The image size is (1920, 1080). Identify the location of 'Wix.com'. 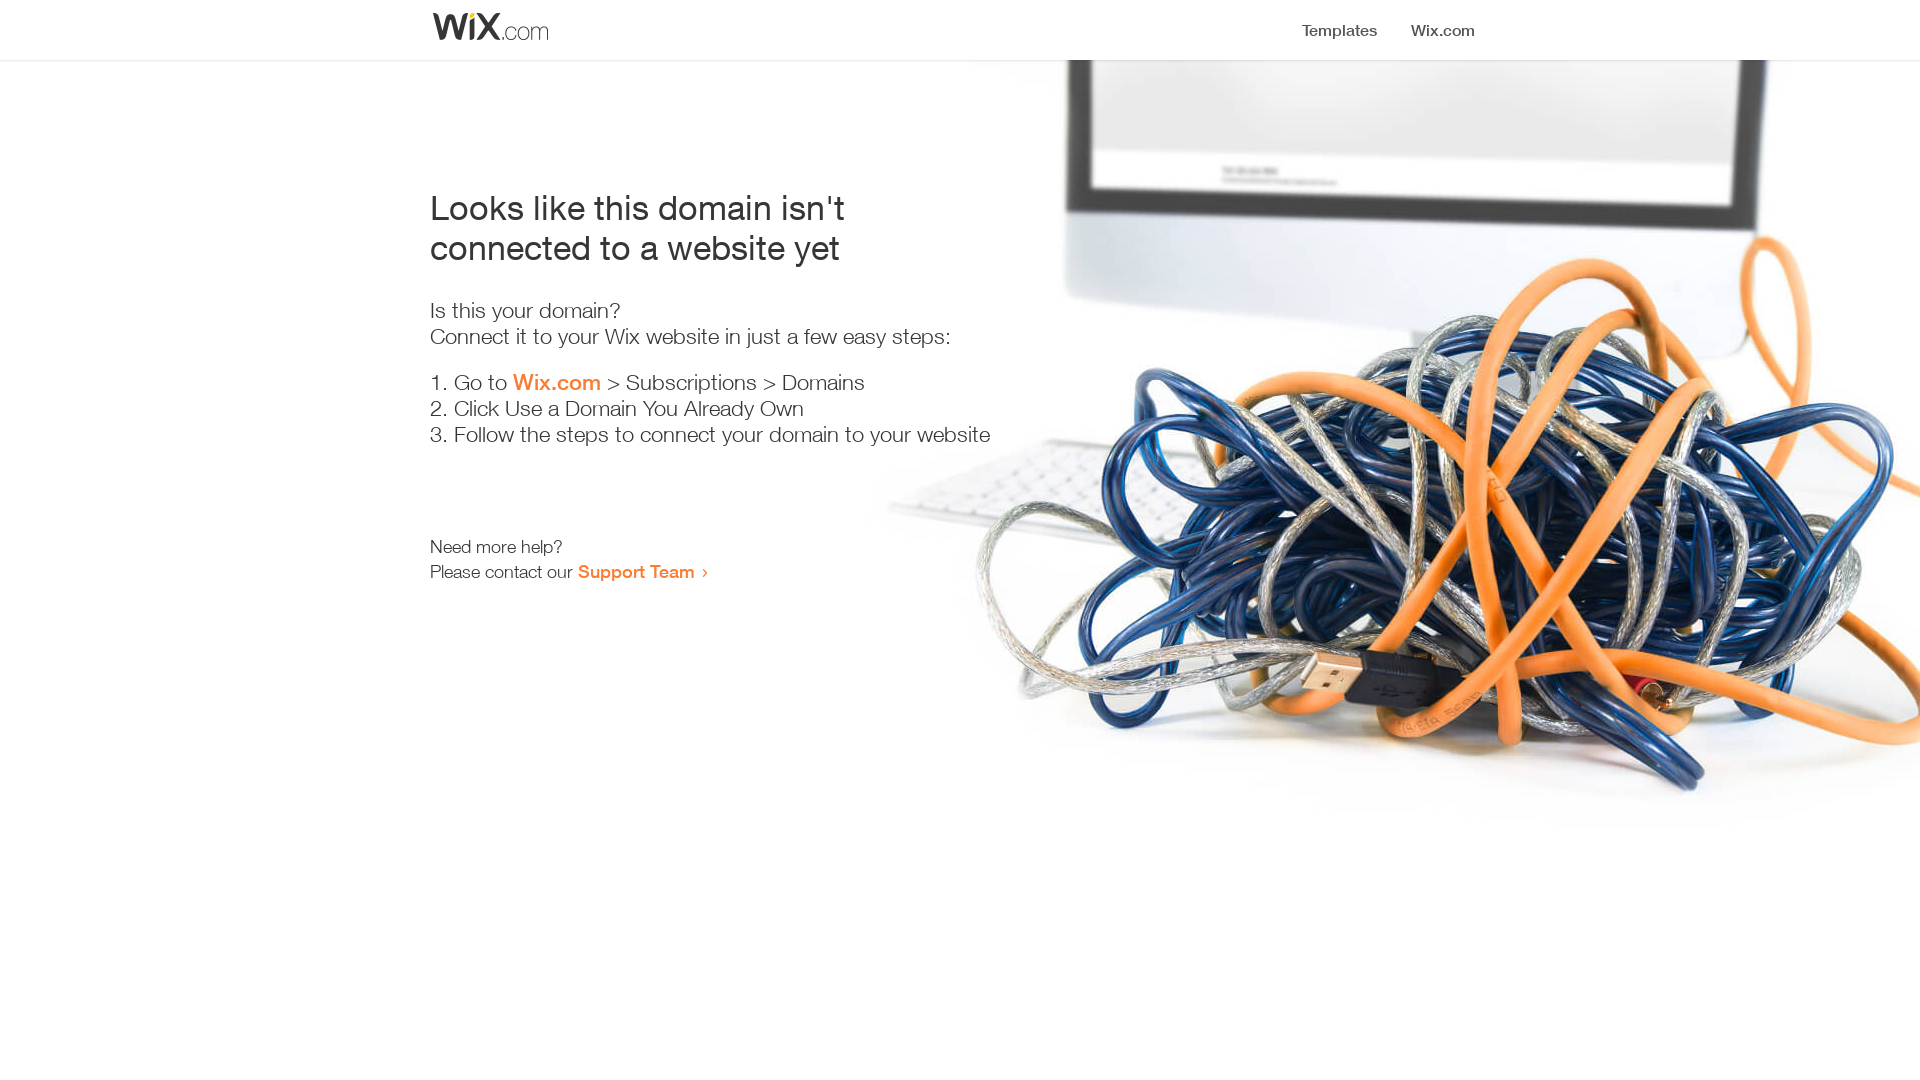
(513, 381).